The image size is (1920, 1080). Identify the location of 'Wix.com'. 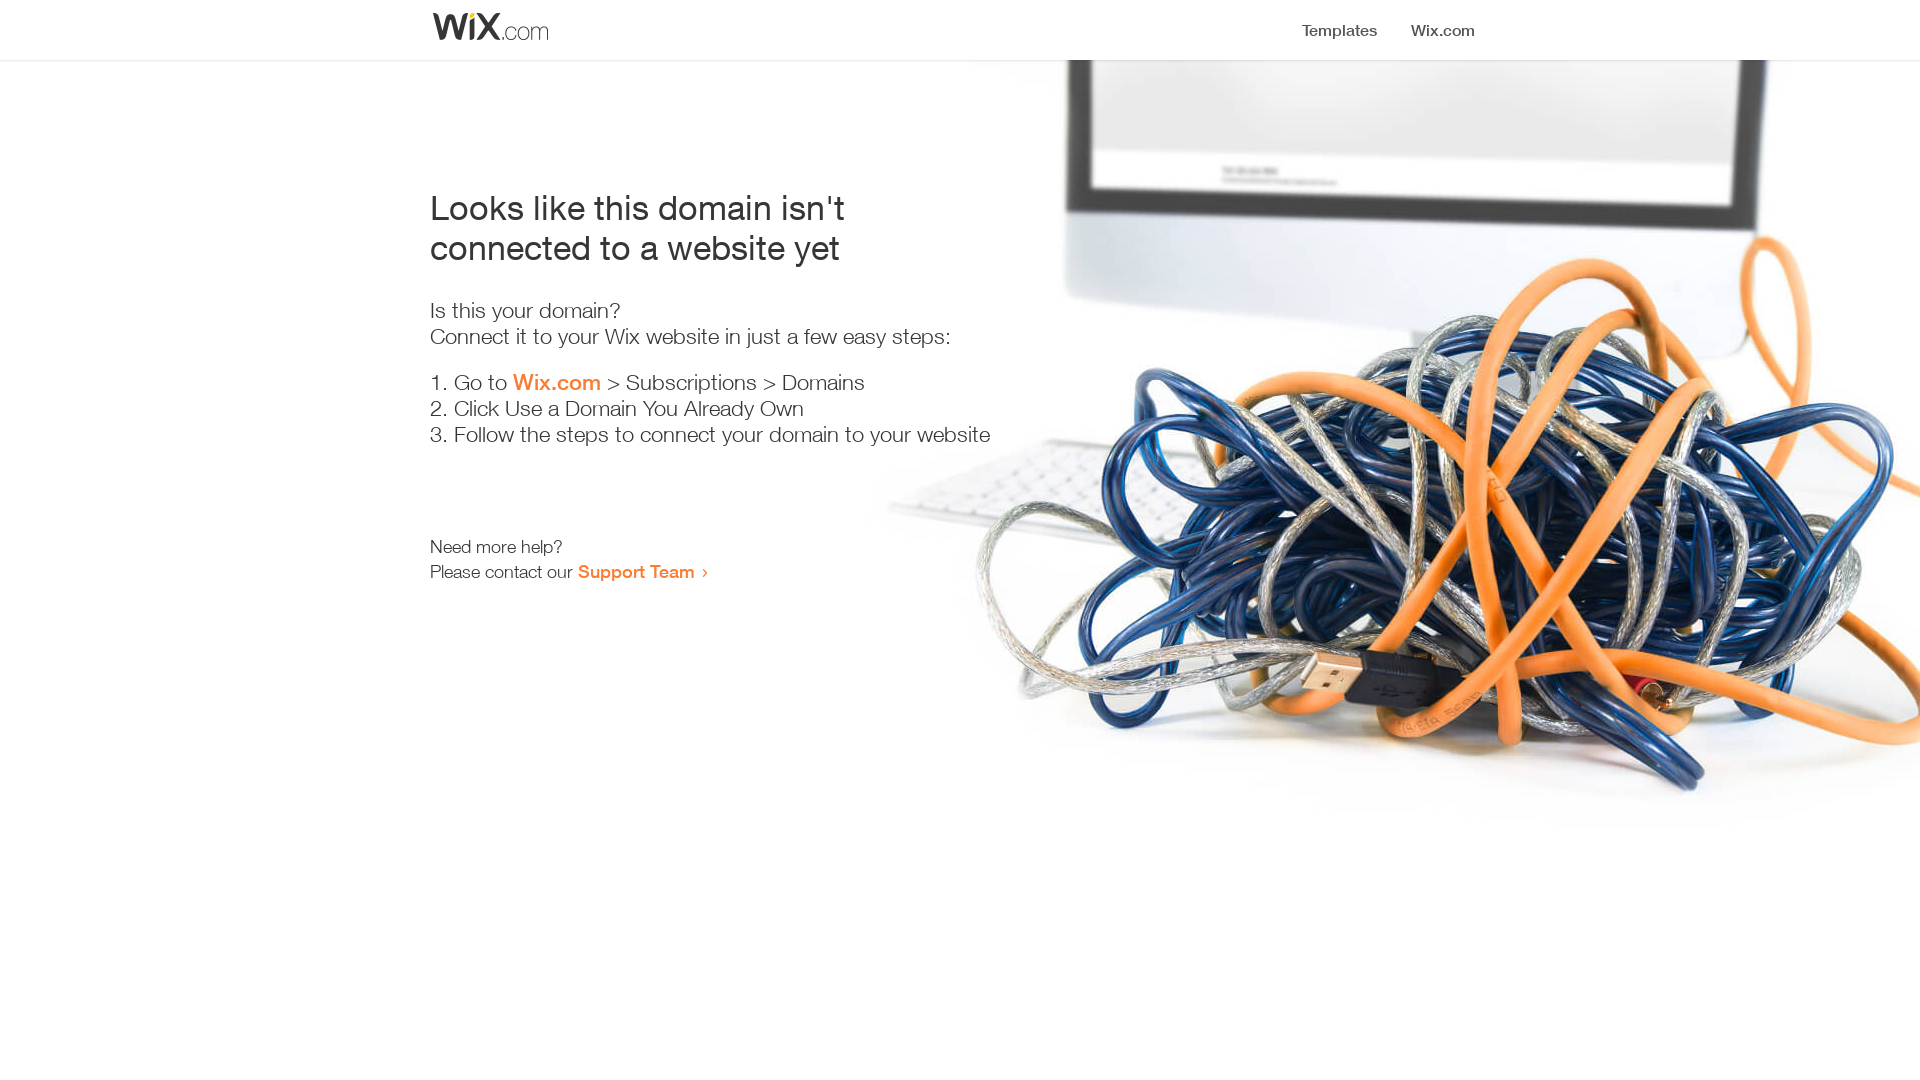
(513, 381).